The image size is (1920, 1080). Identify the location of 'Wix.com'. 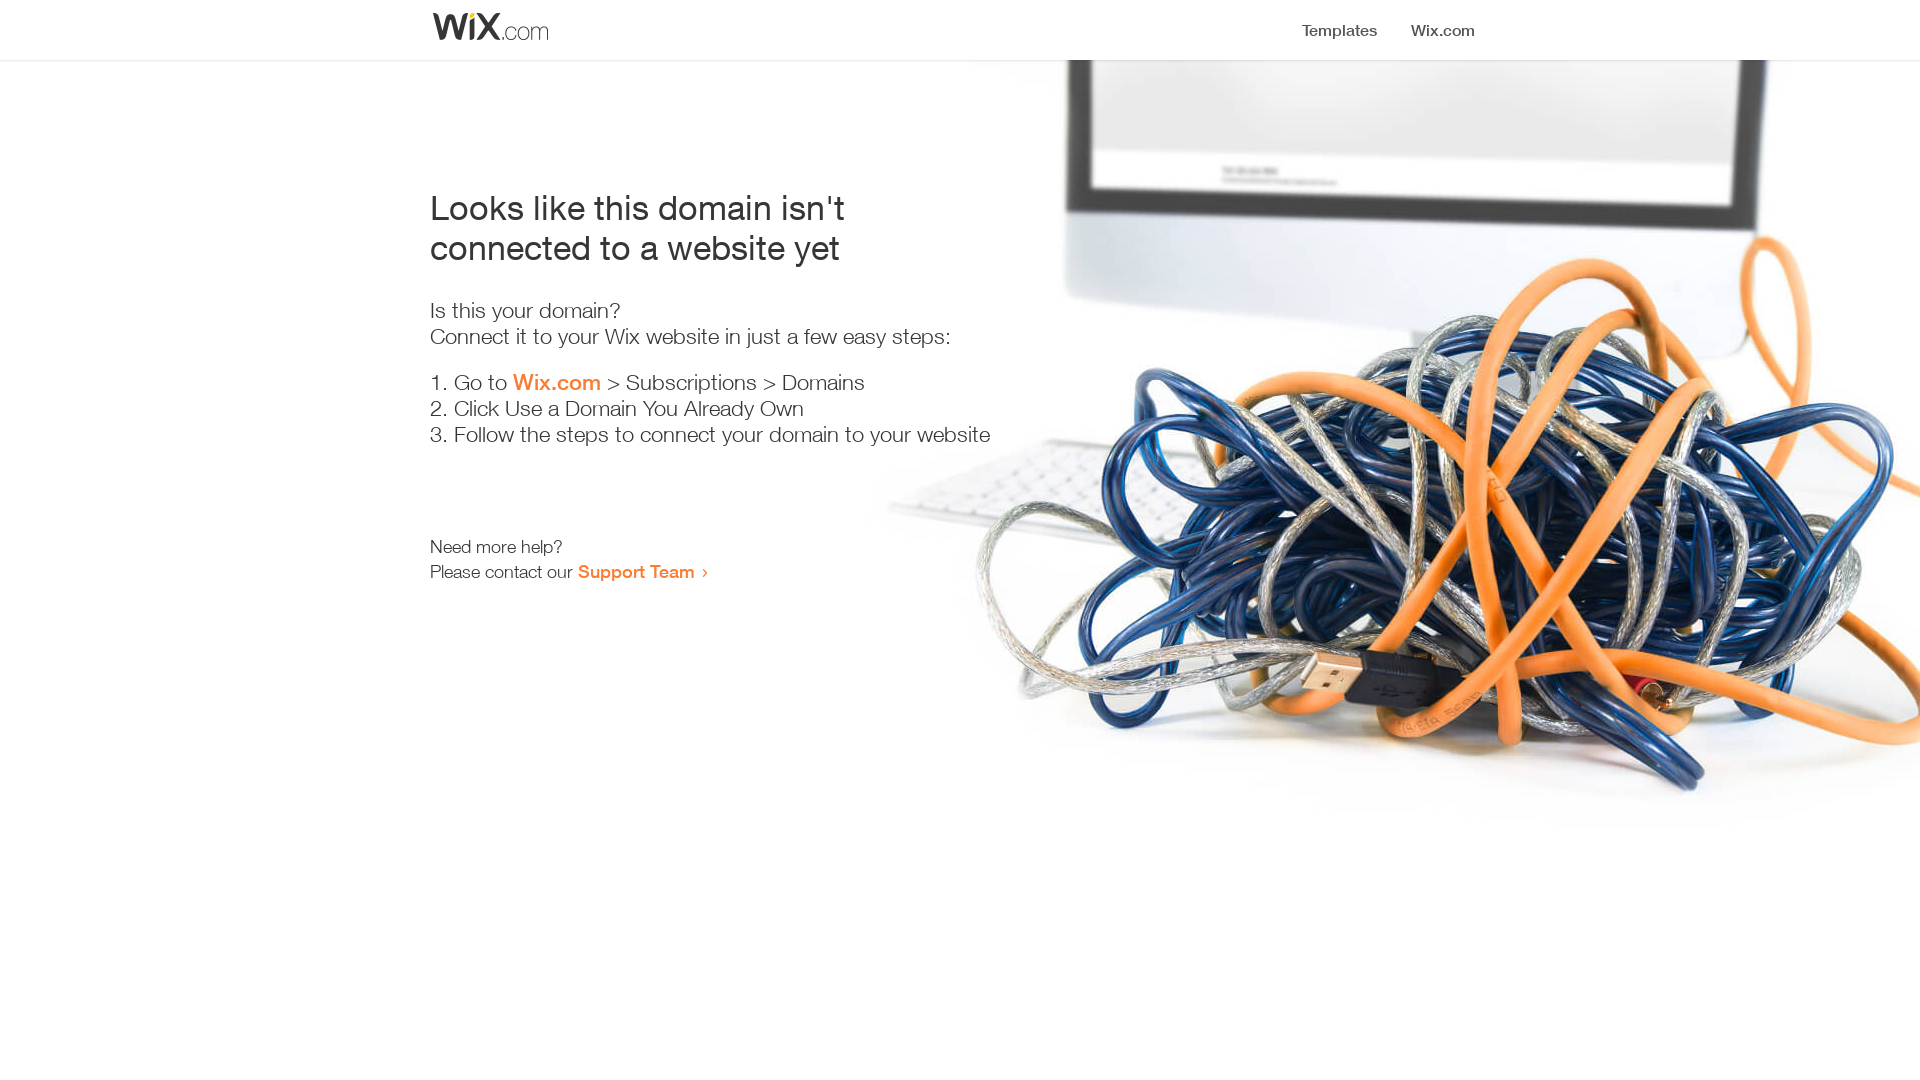
(513, 381).